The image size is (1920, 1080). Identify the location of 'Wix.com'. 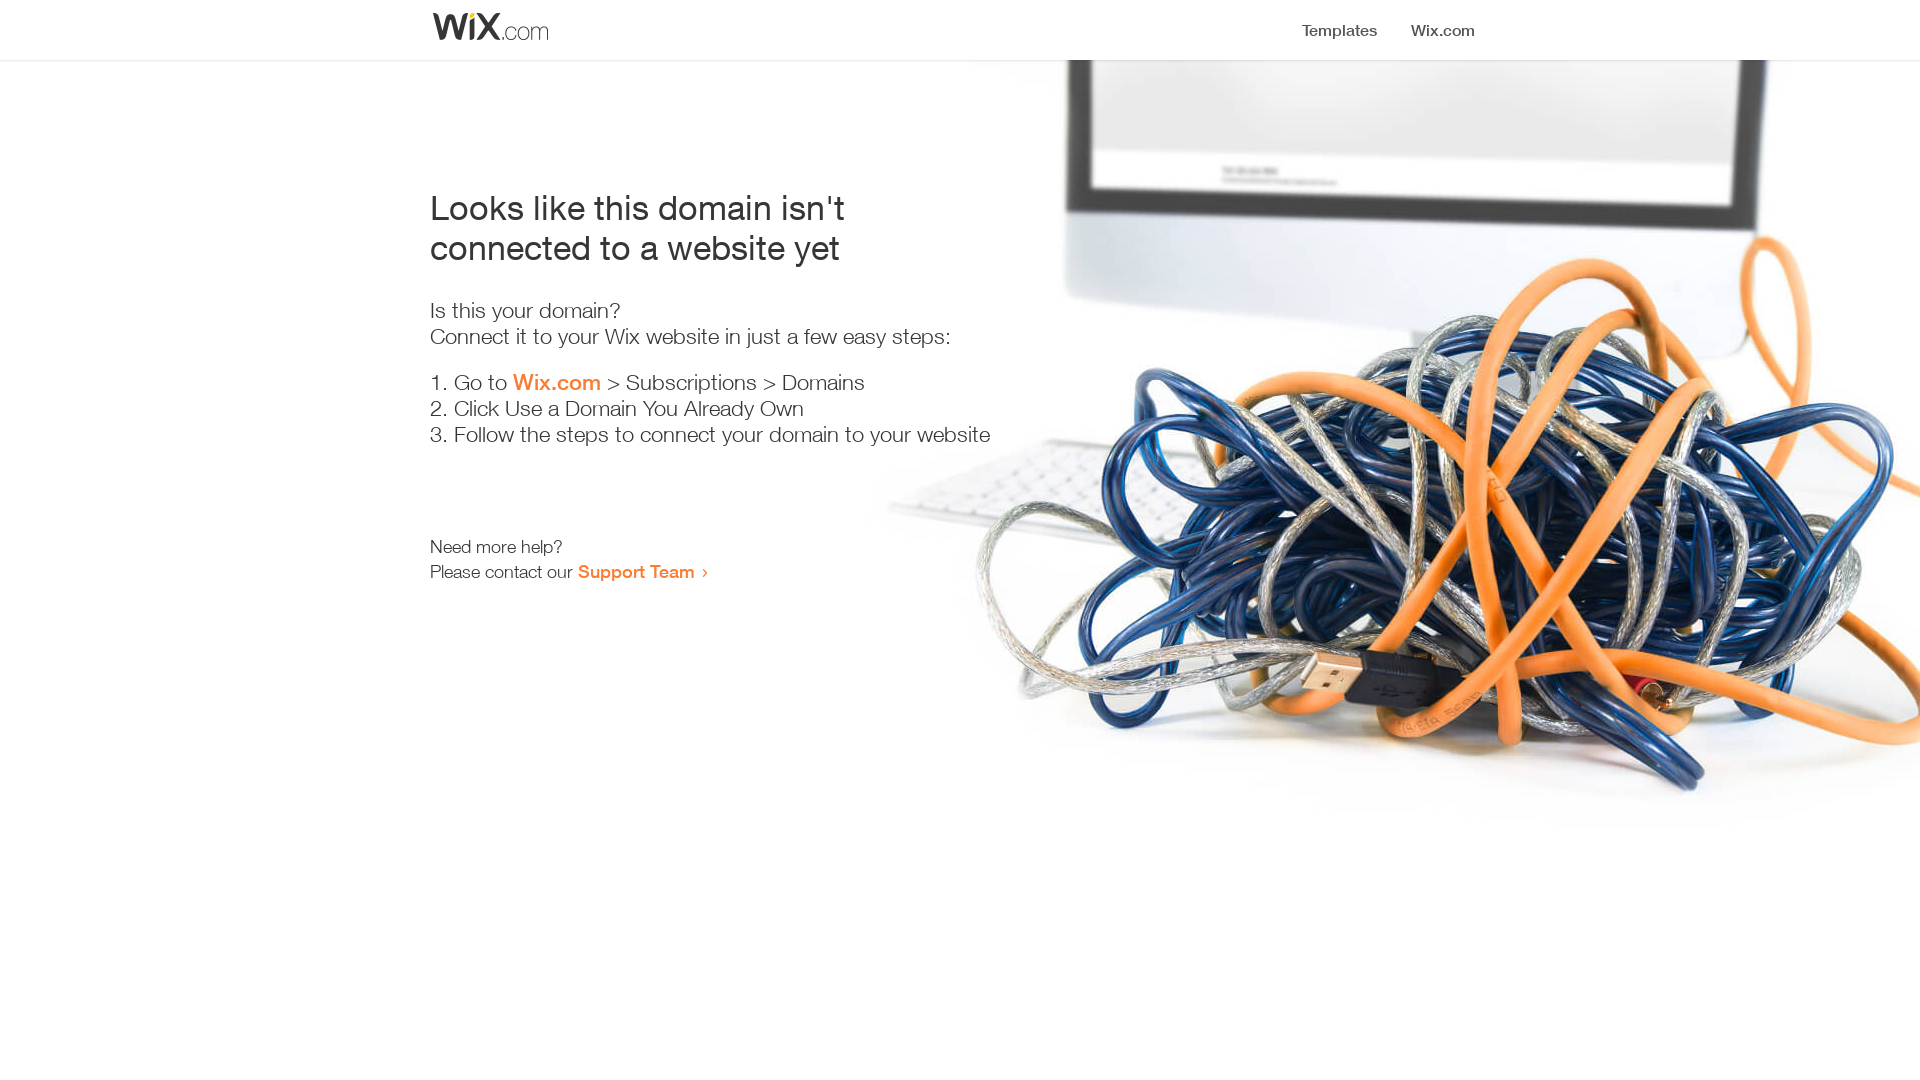
(513, 381).